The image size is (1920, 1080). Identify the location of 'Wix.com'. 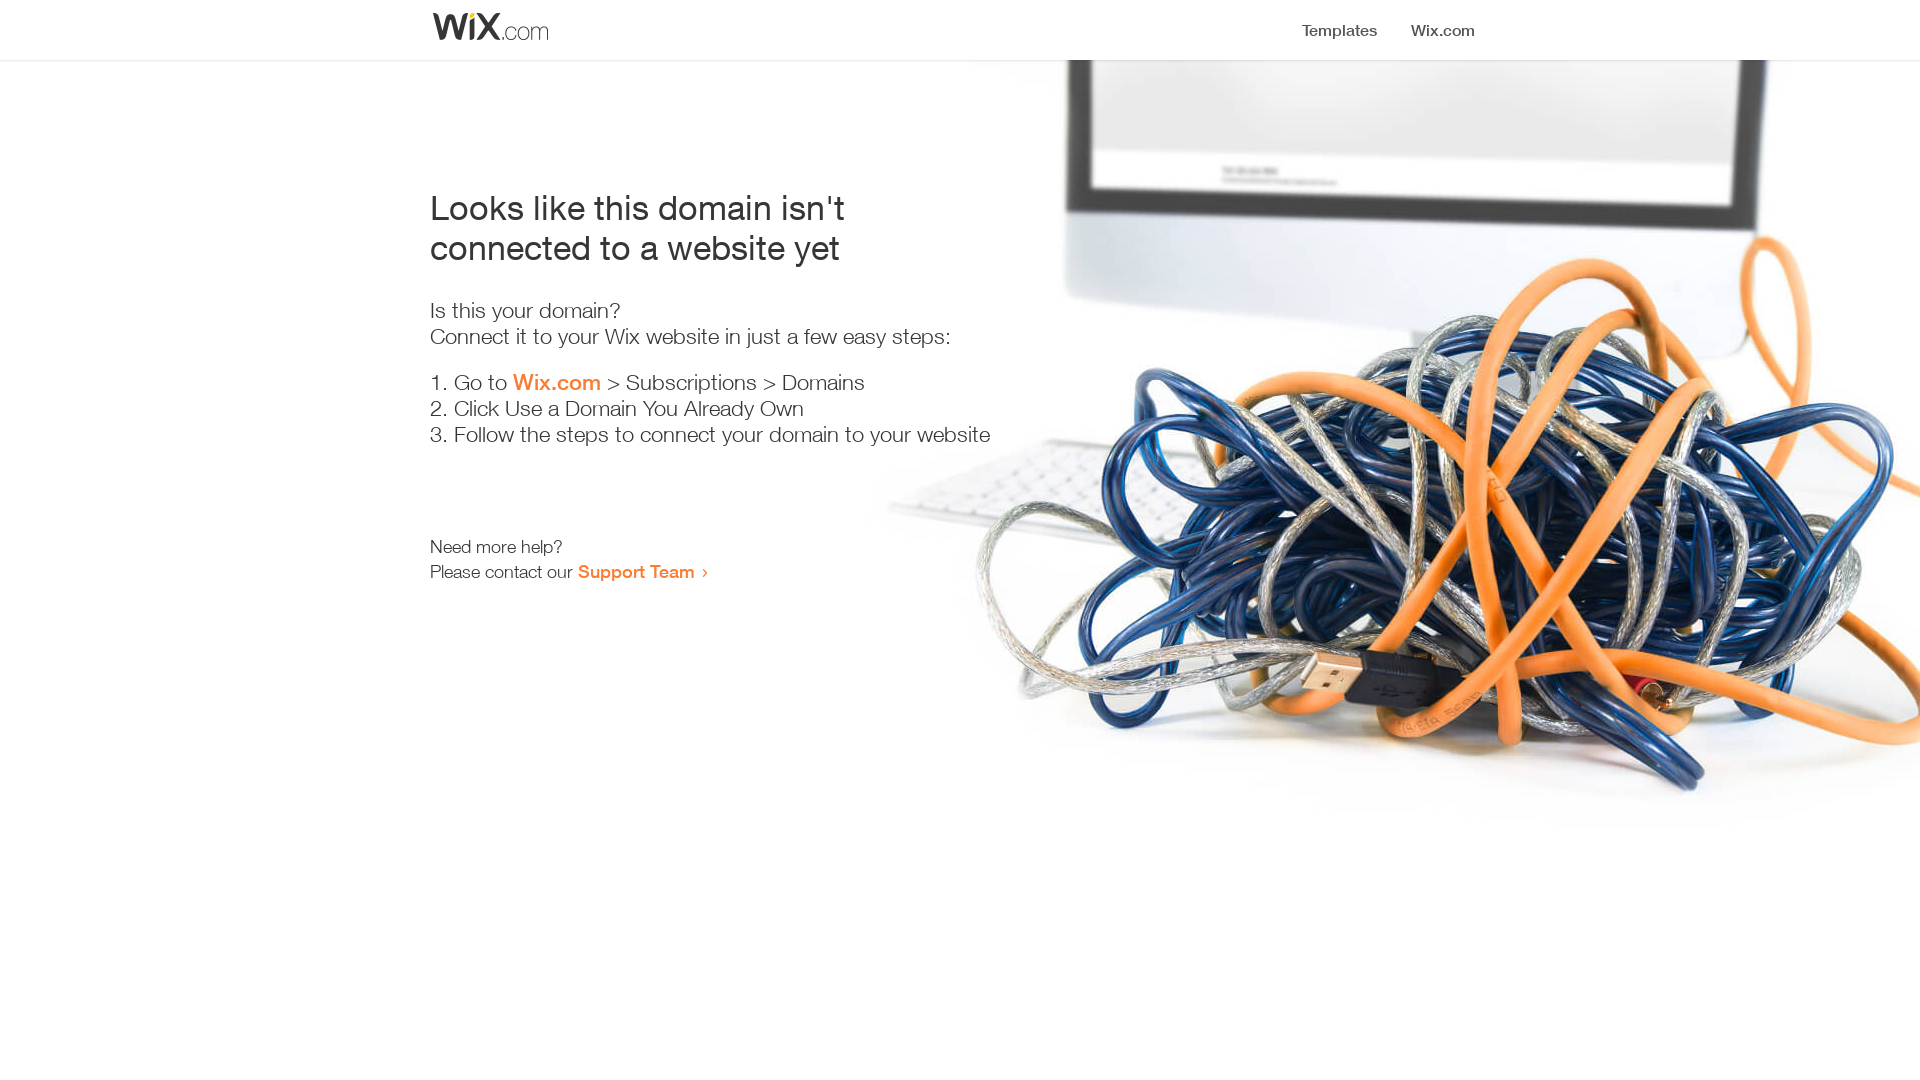
(513, 381).